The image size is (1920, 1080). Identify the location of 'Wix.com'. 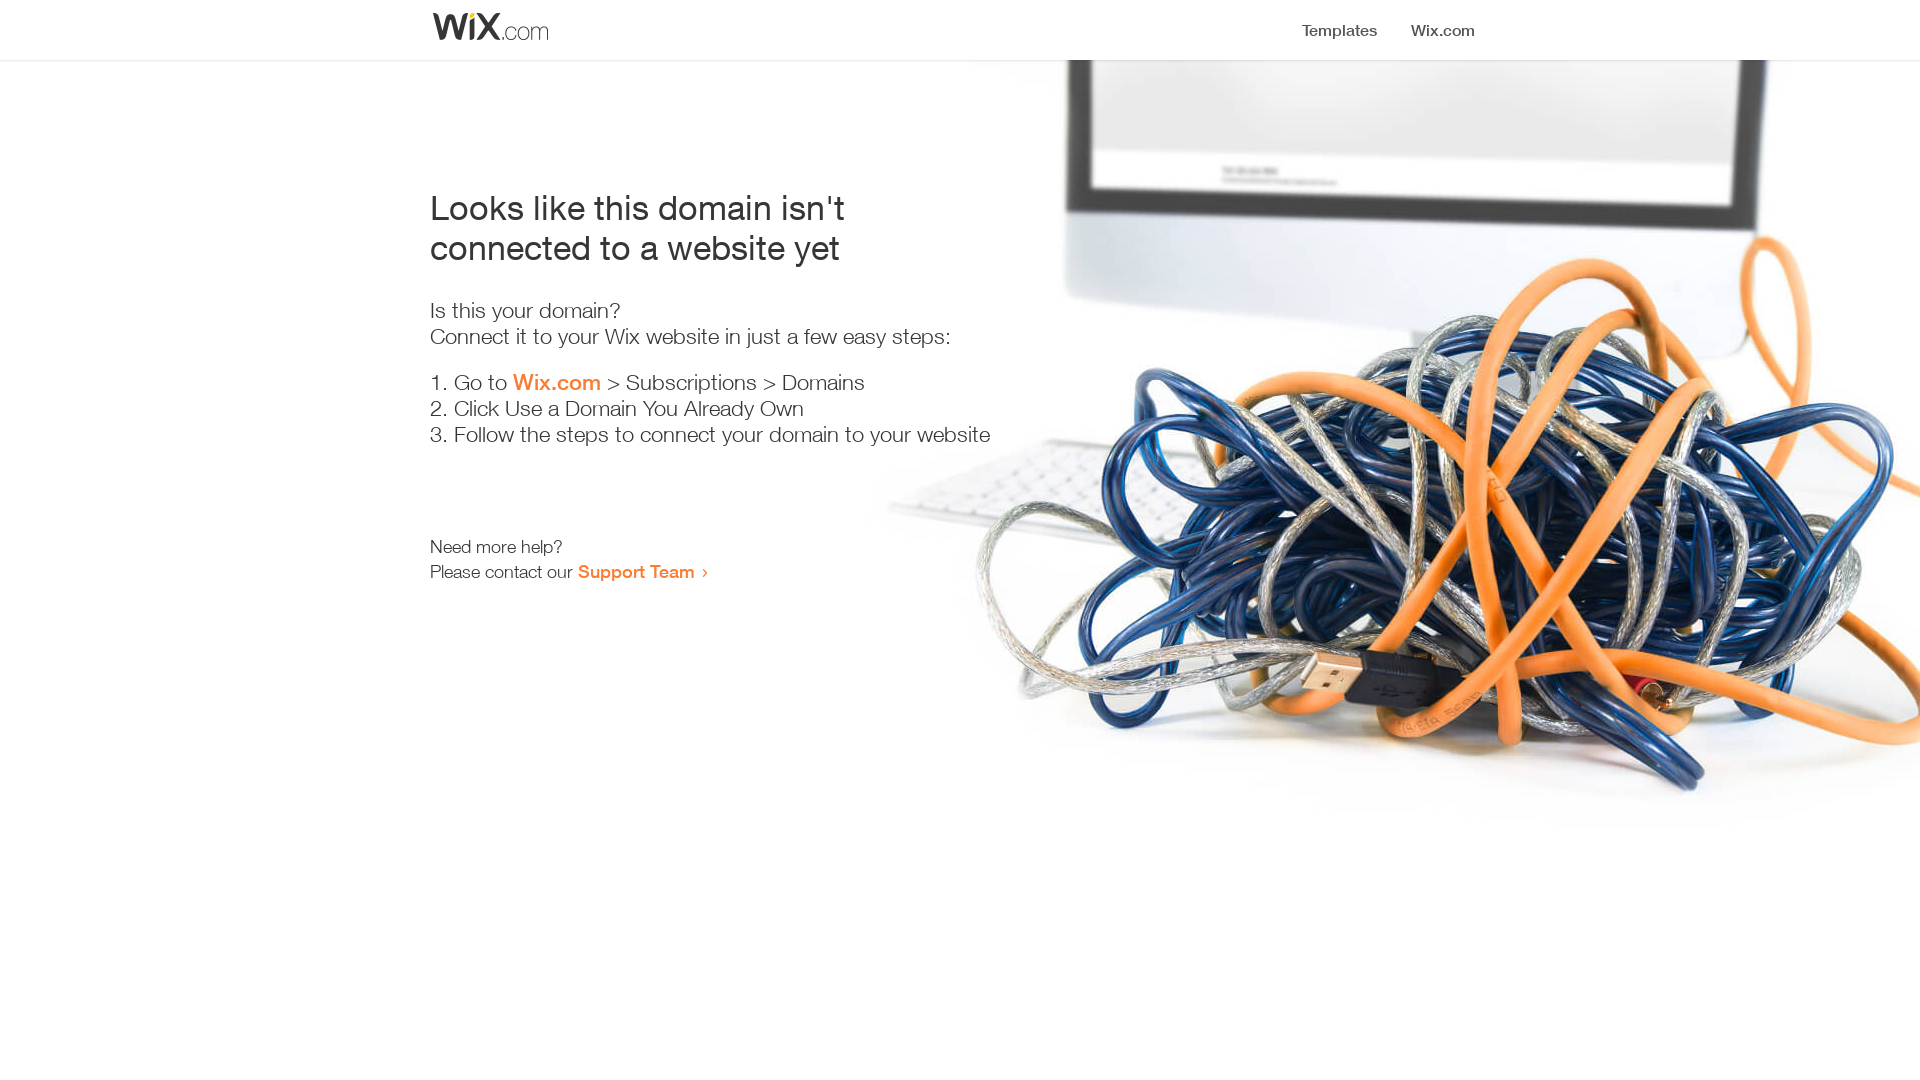
(513, 381).